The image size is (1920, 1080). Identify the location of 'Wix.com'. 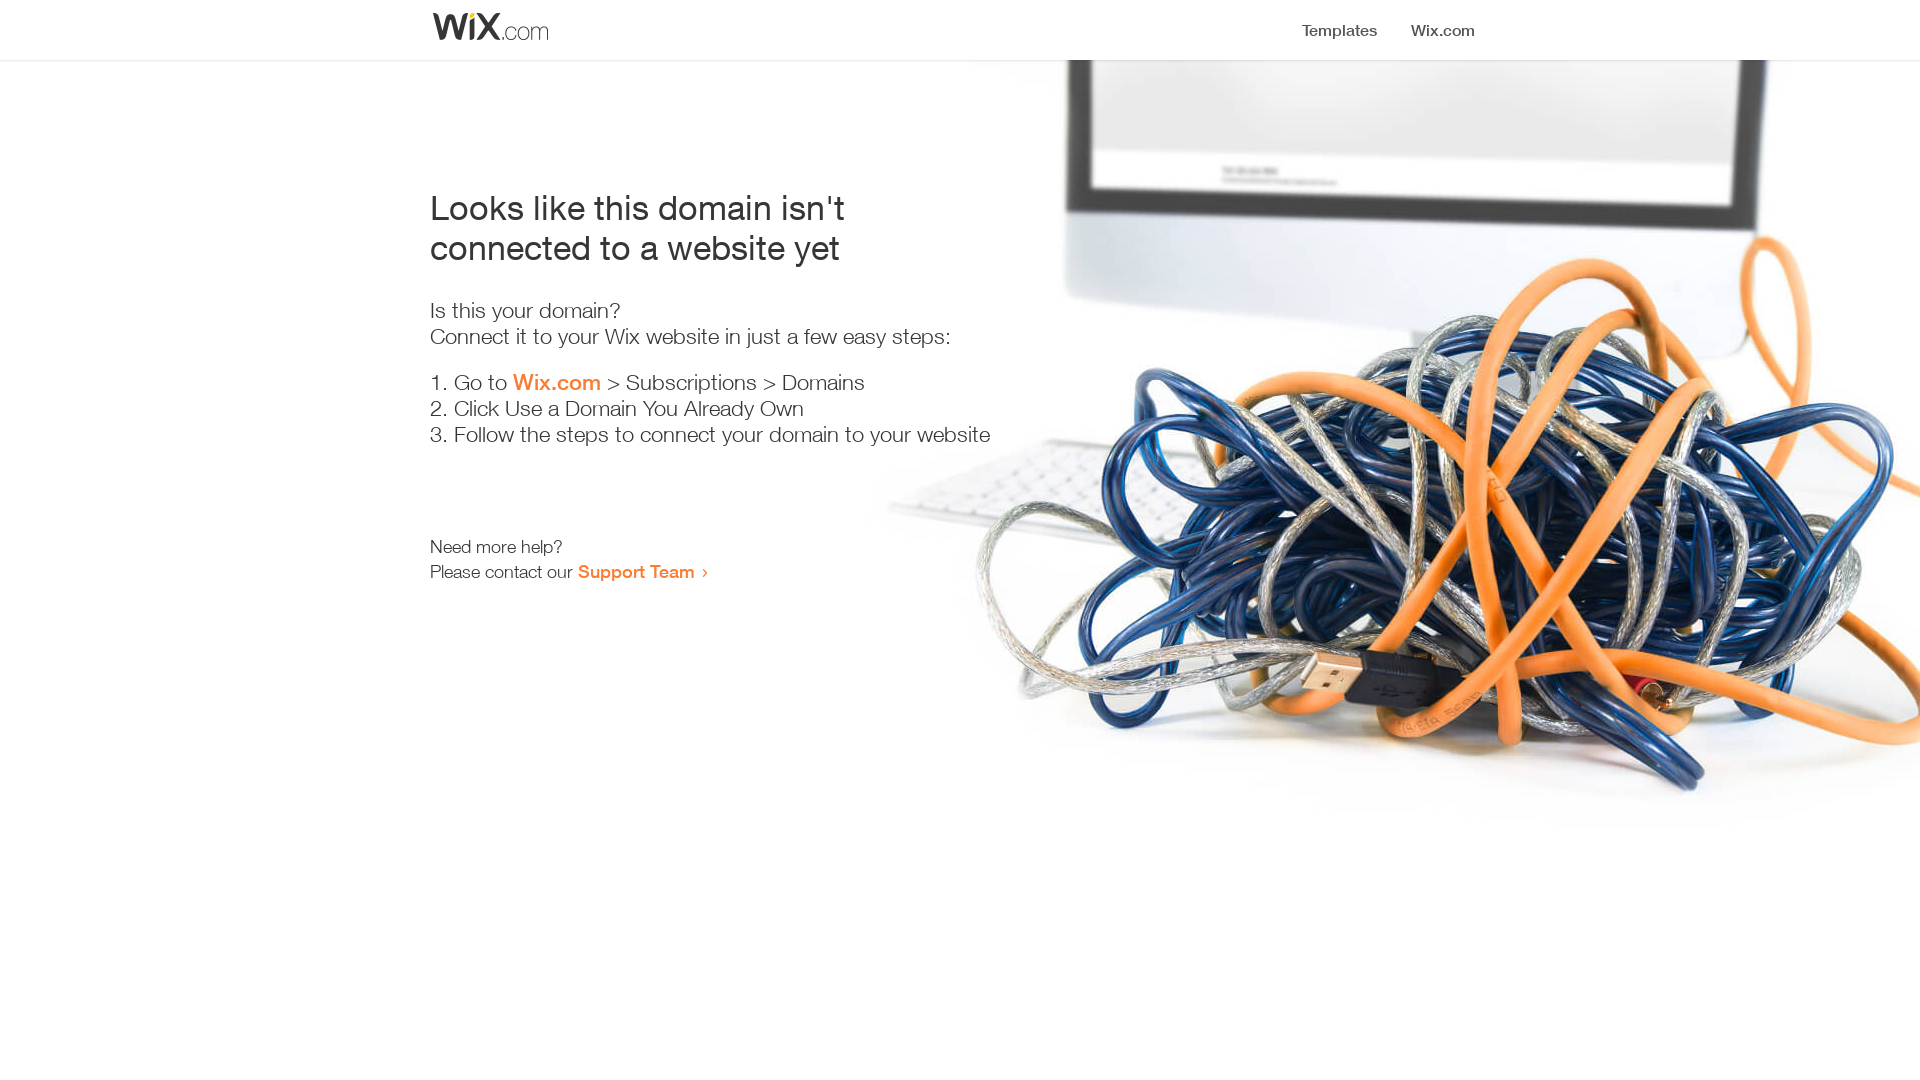
(513, 381).